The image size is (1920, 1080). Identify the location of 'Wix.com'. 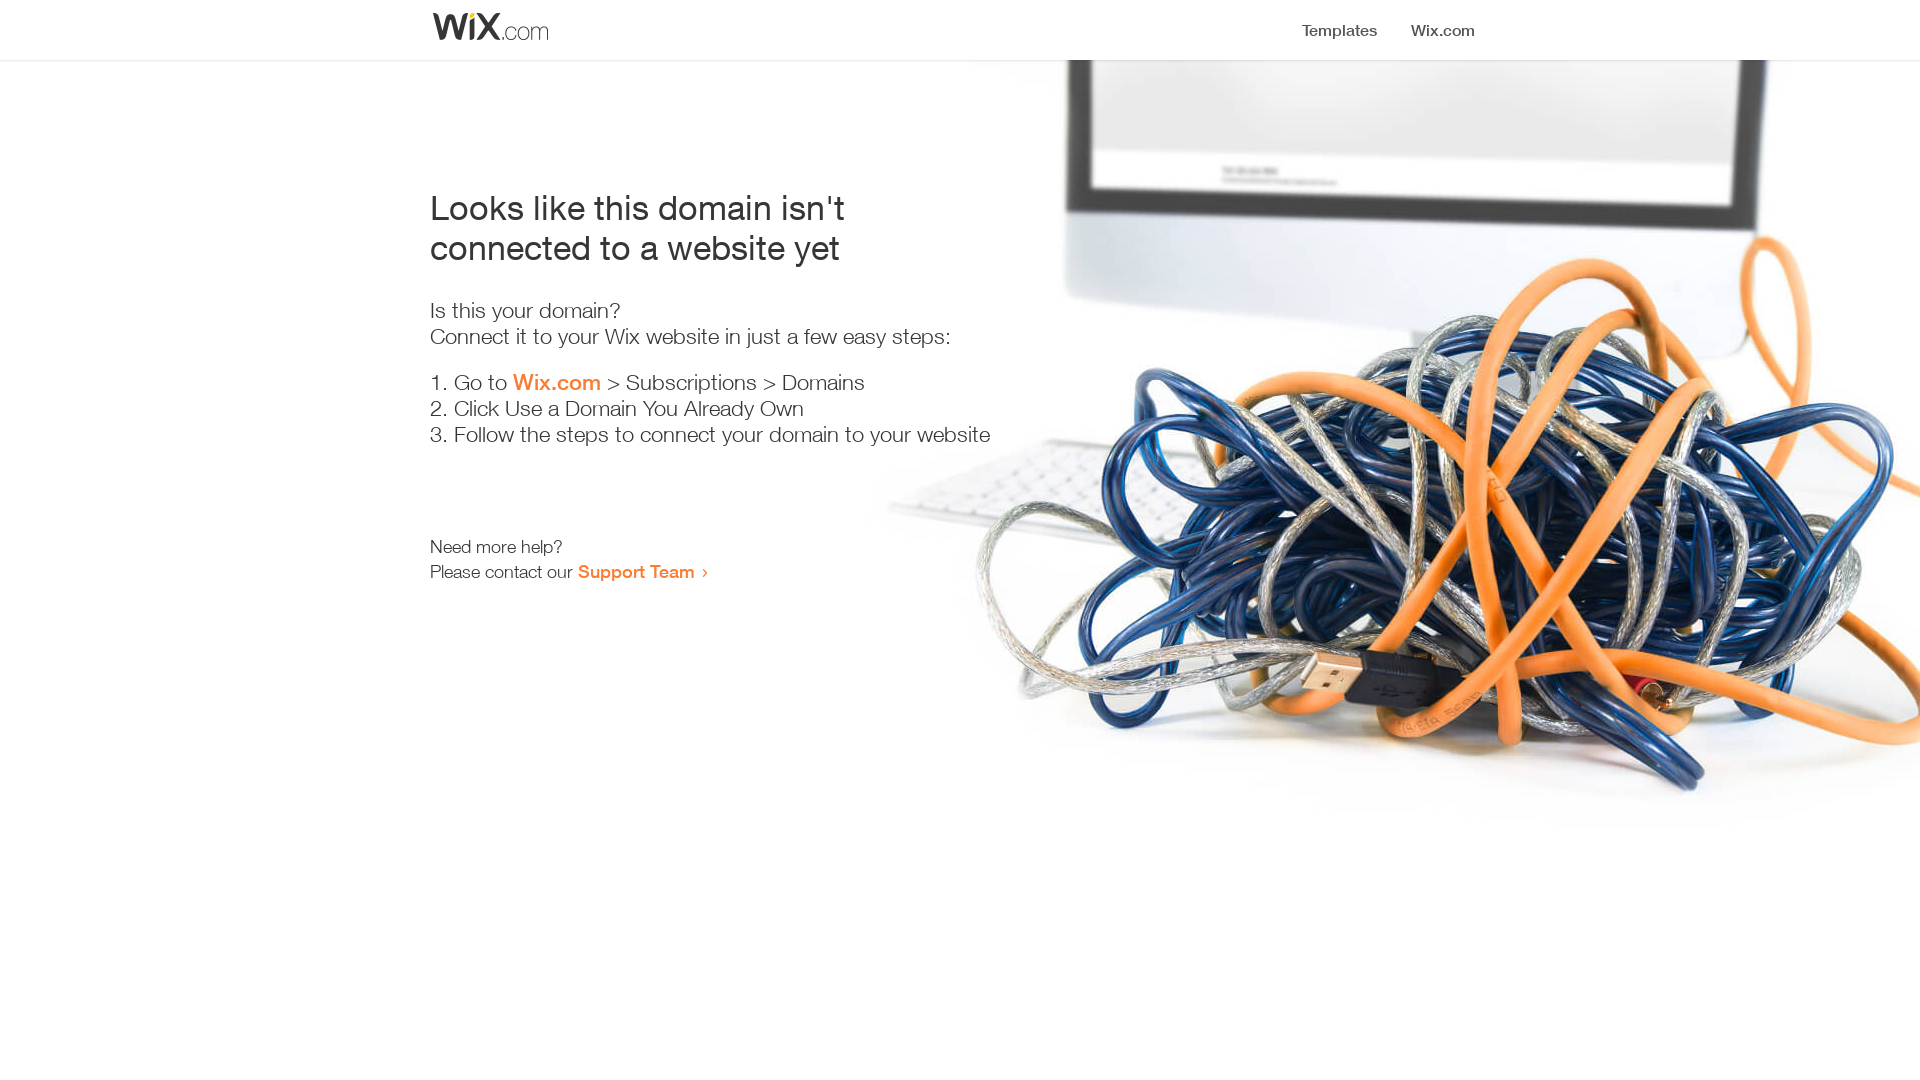
(513, 381).